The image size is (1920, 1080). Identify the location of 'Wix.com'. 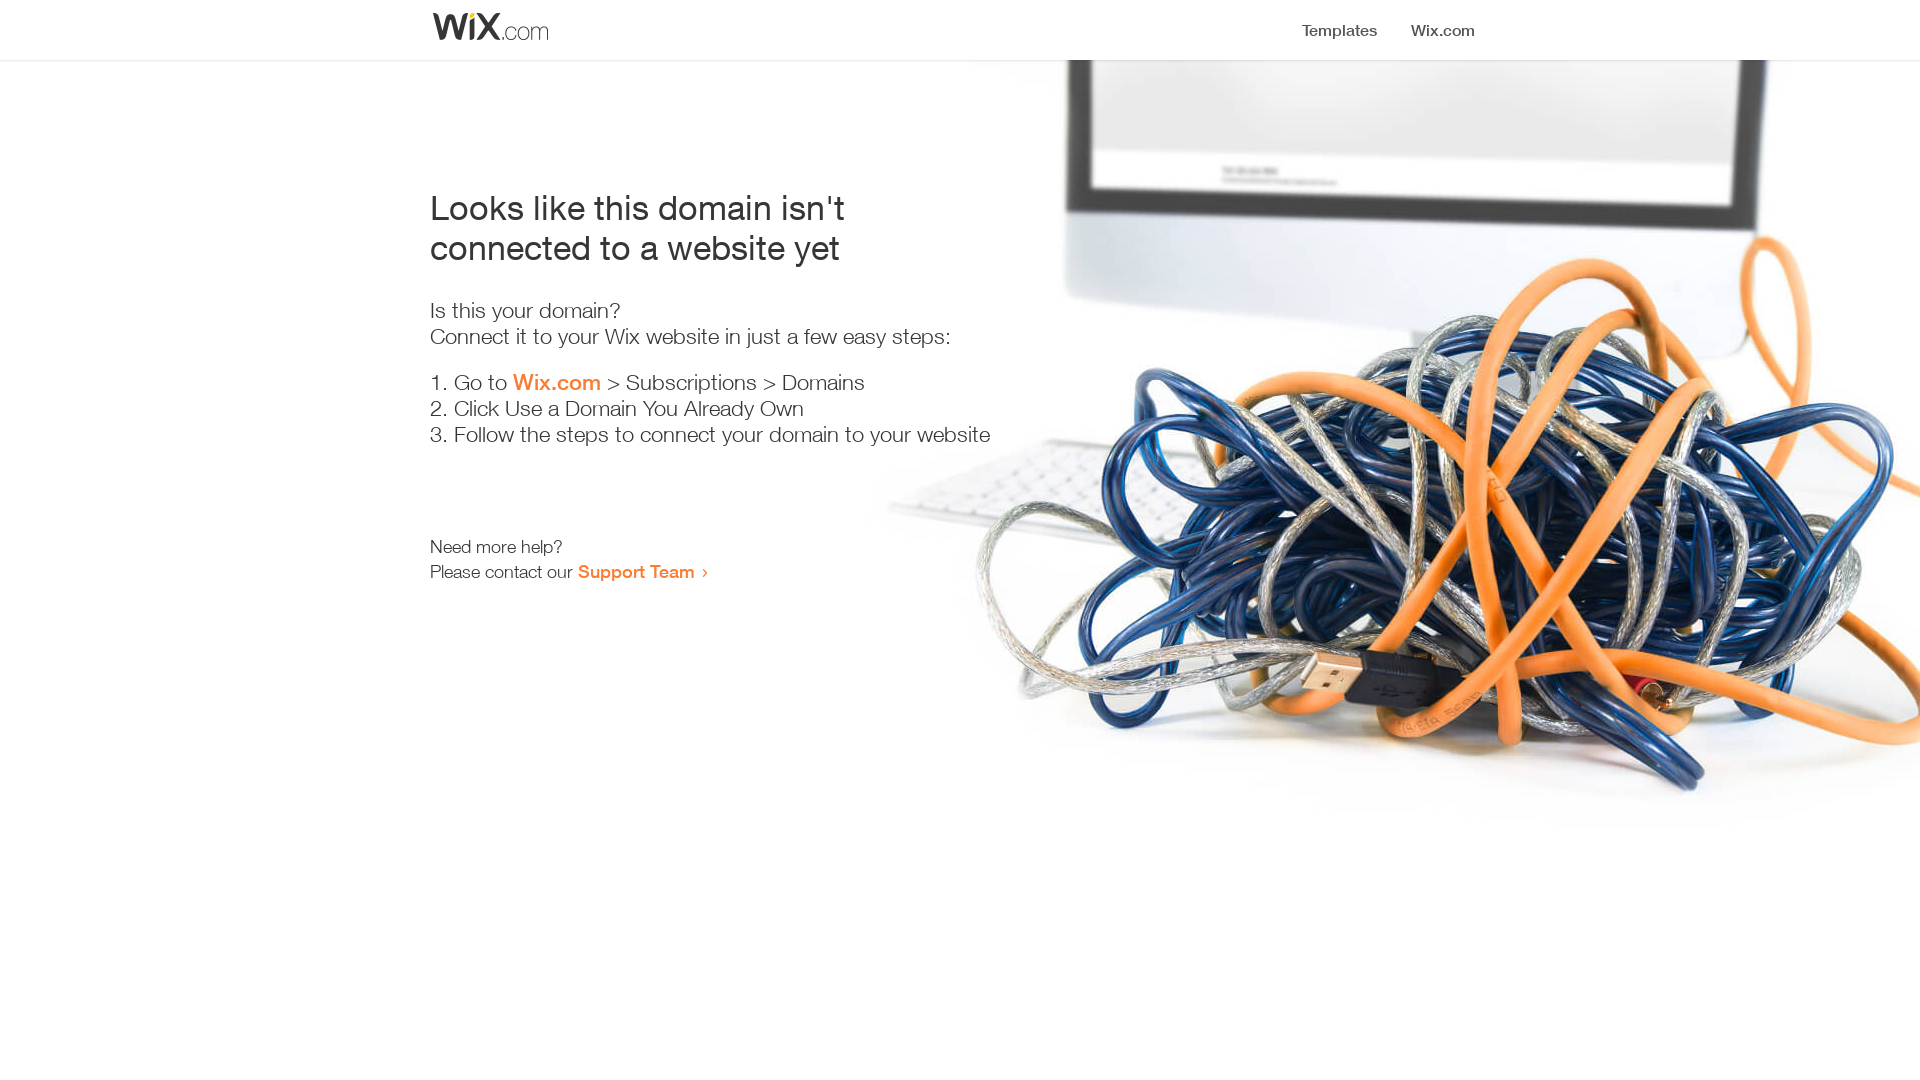
(513, 381).